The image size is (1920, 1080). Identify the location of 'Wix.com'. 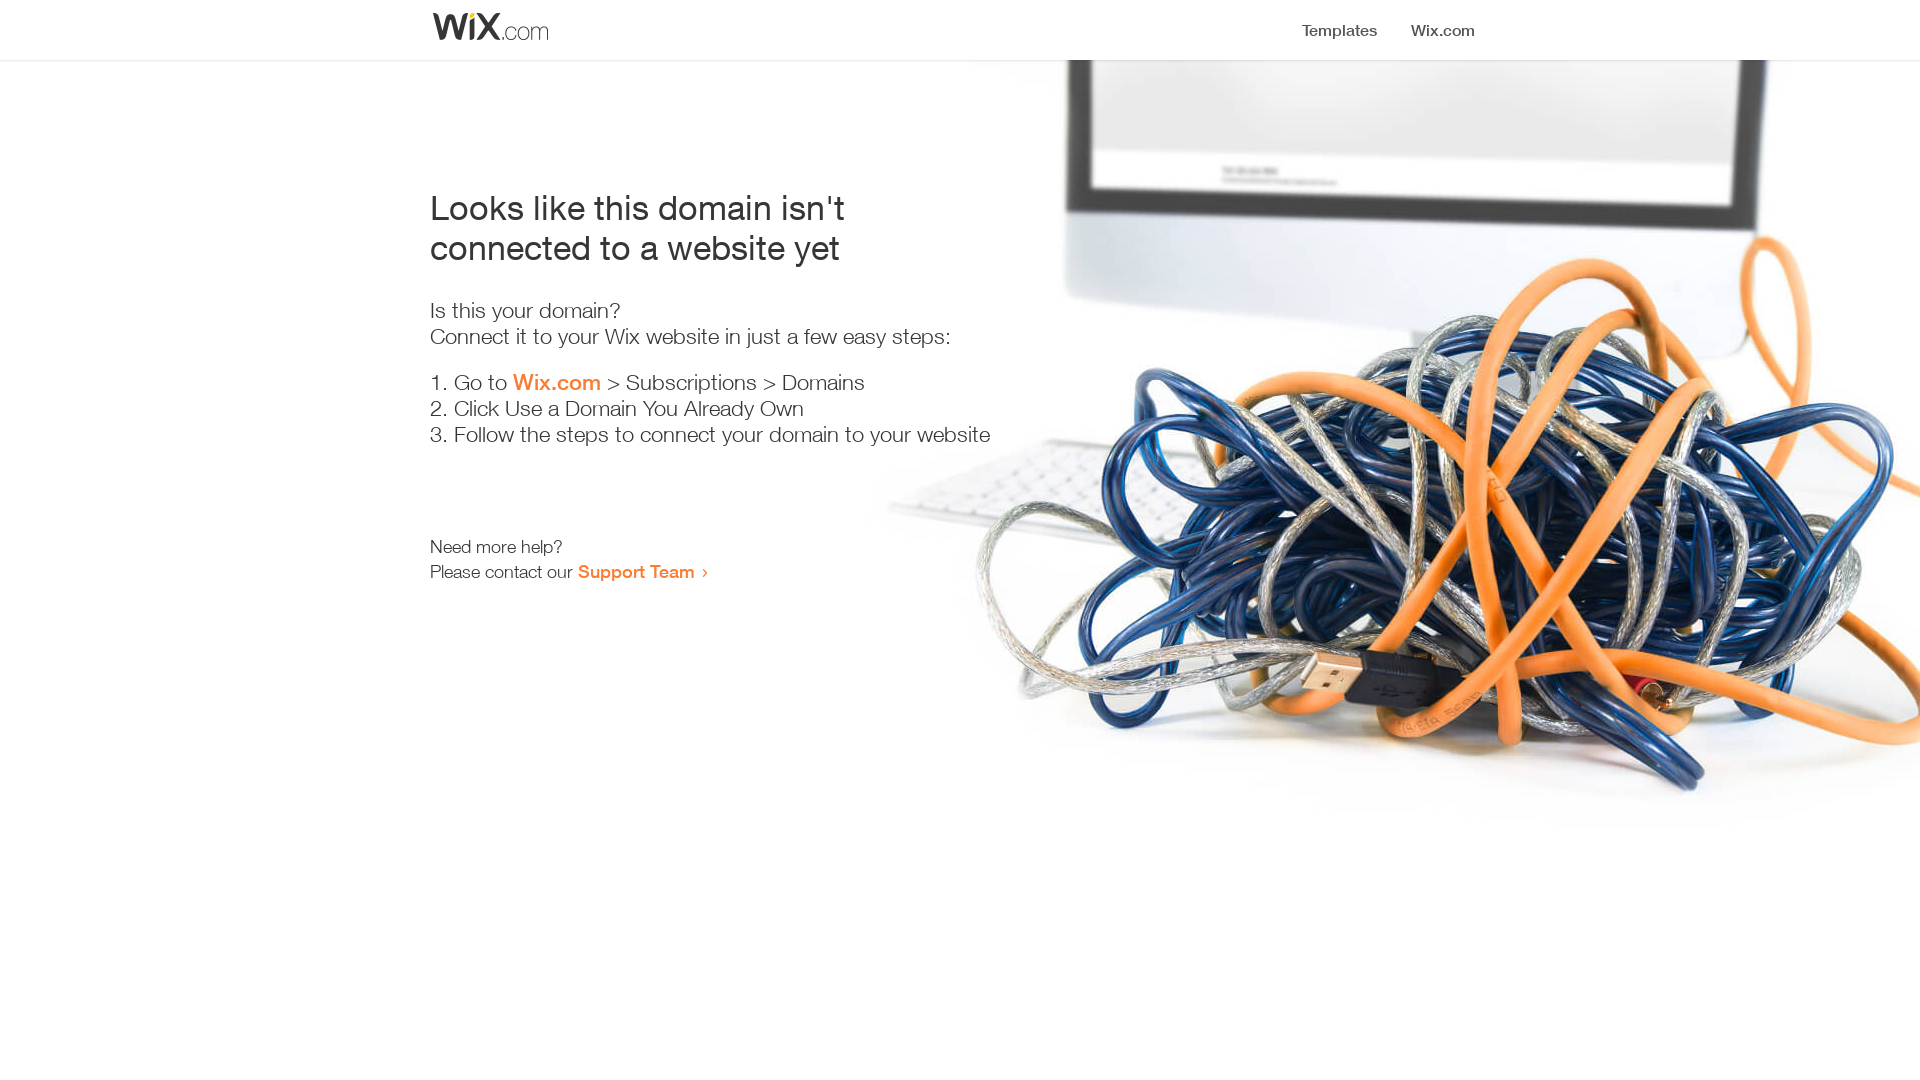
(513, 381).